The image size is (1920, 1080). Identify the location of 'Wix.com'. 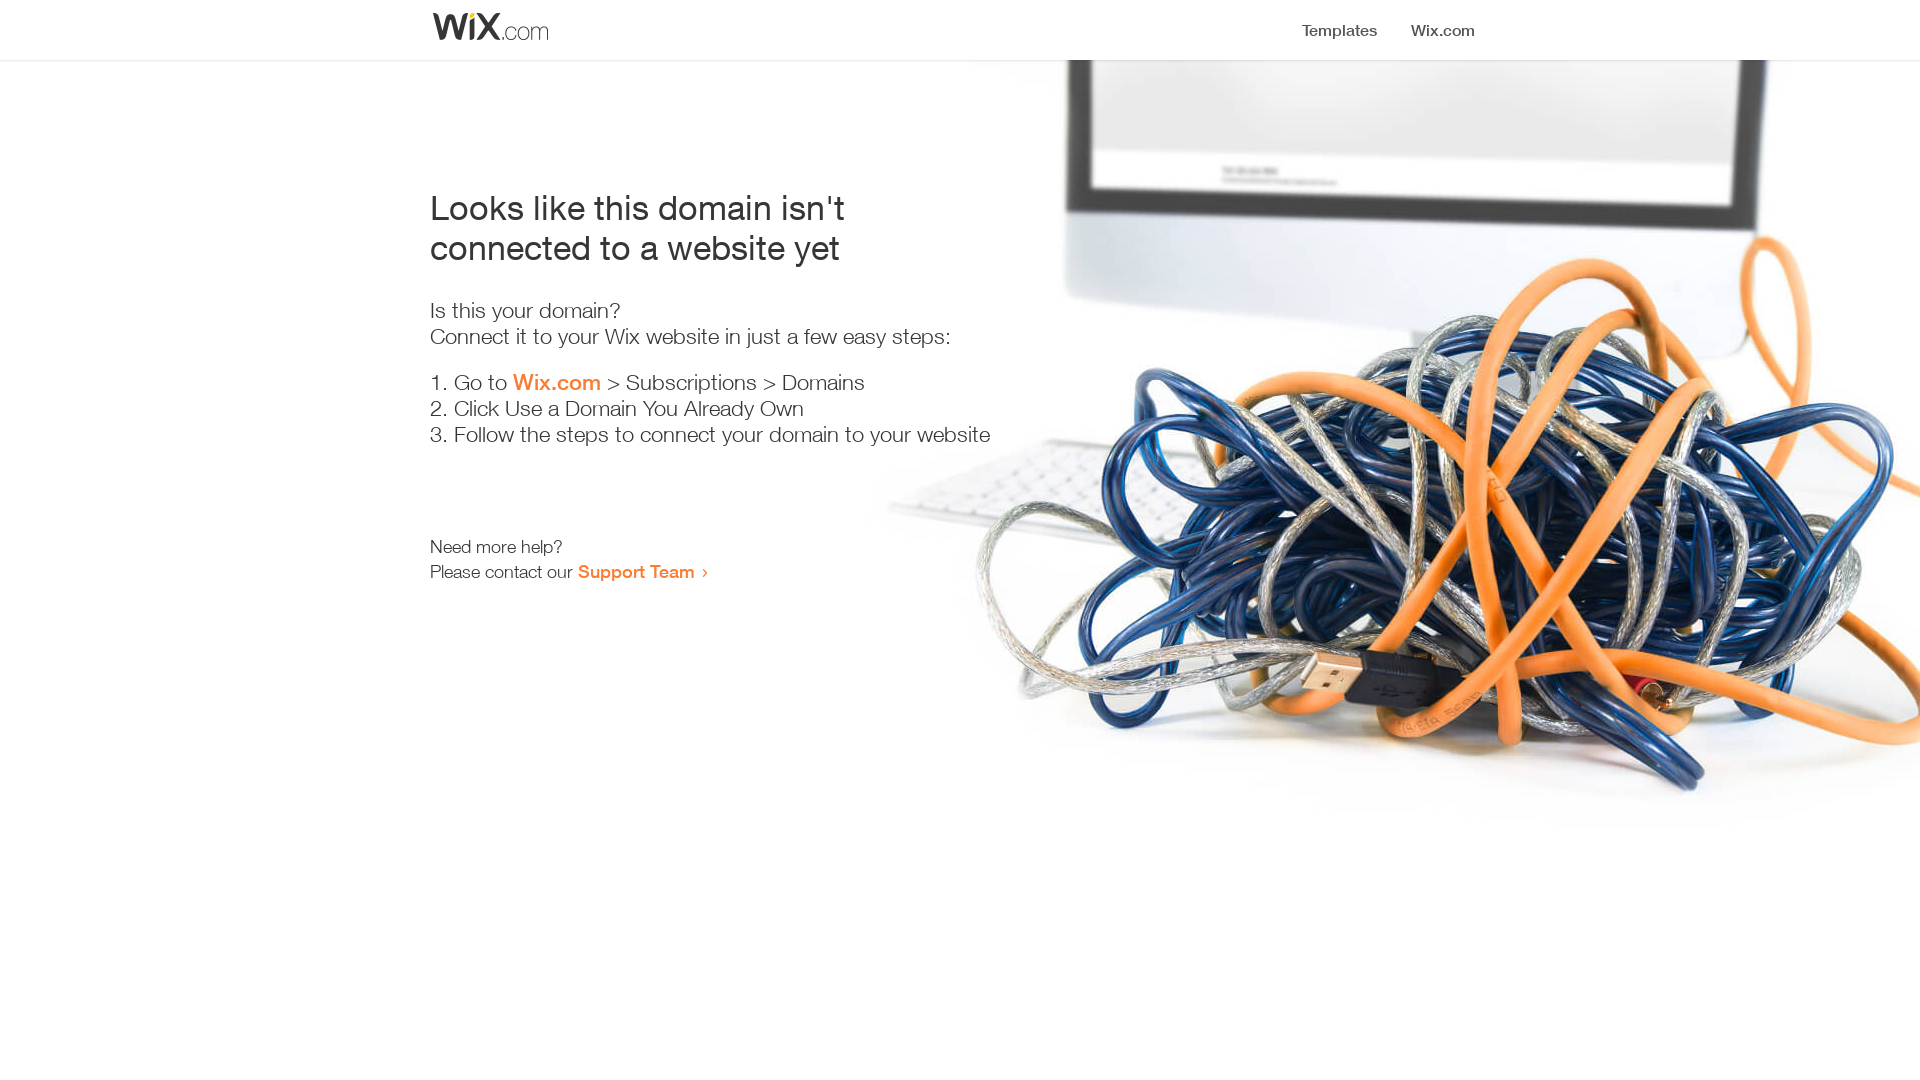
(513, 381).